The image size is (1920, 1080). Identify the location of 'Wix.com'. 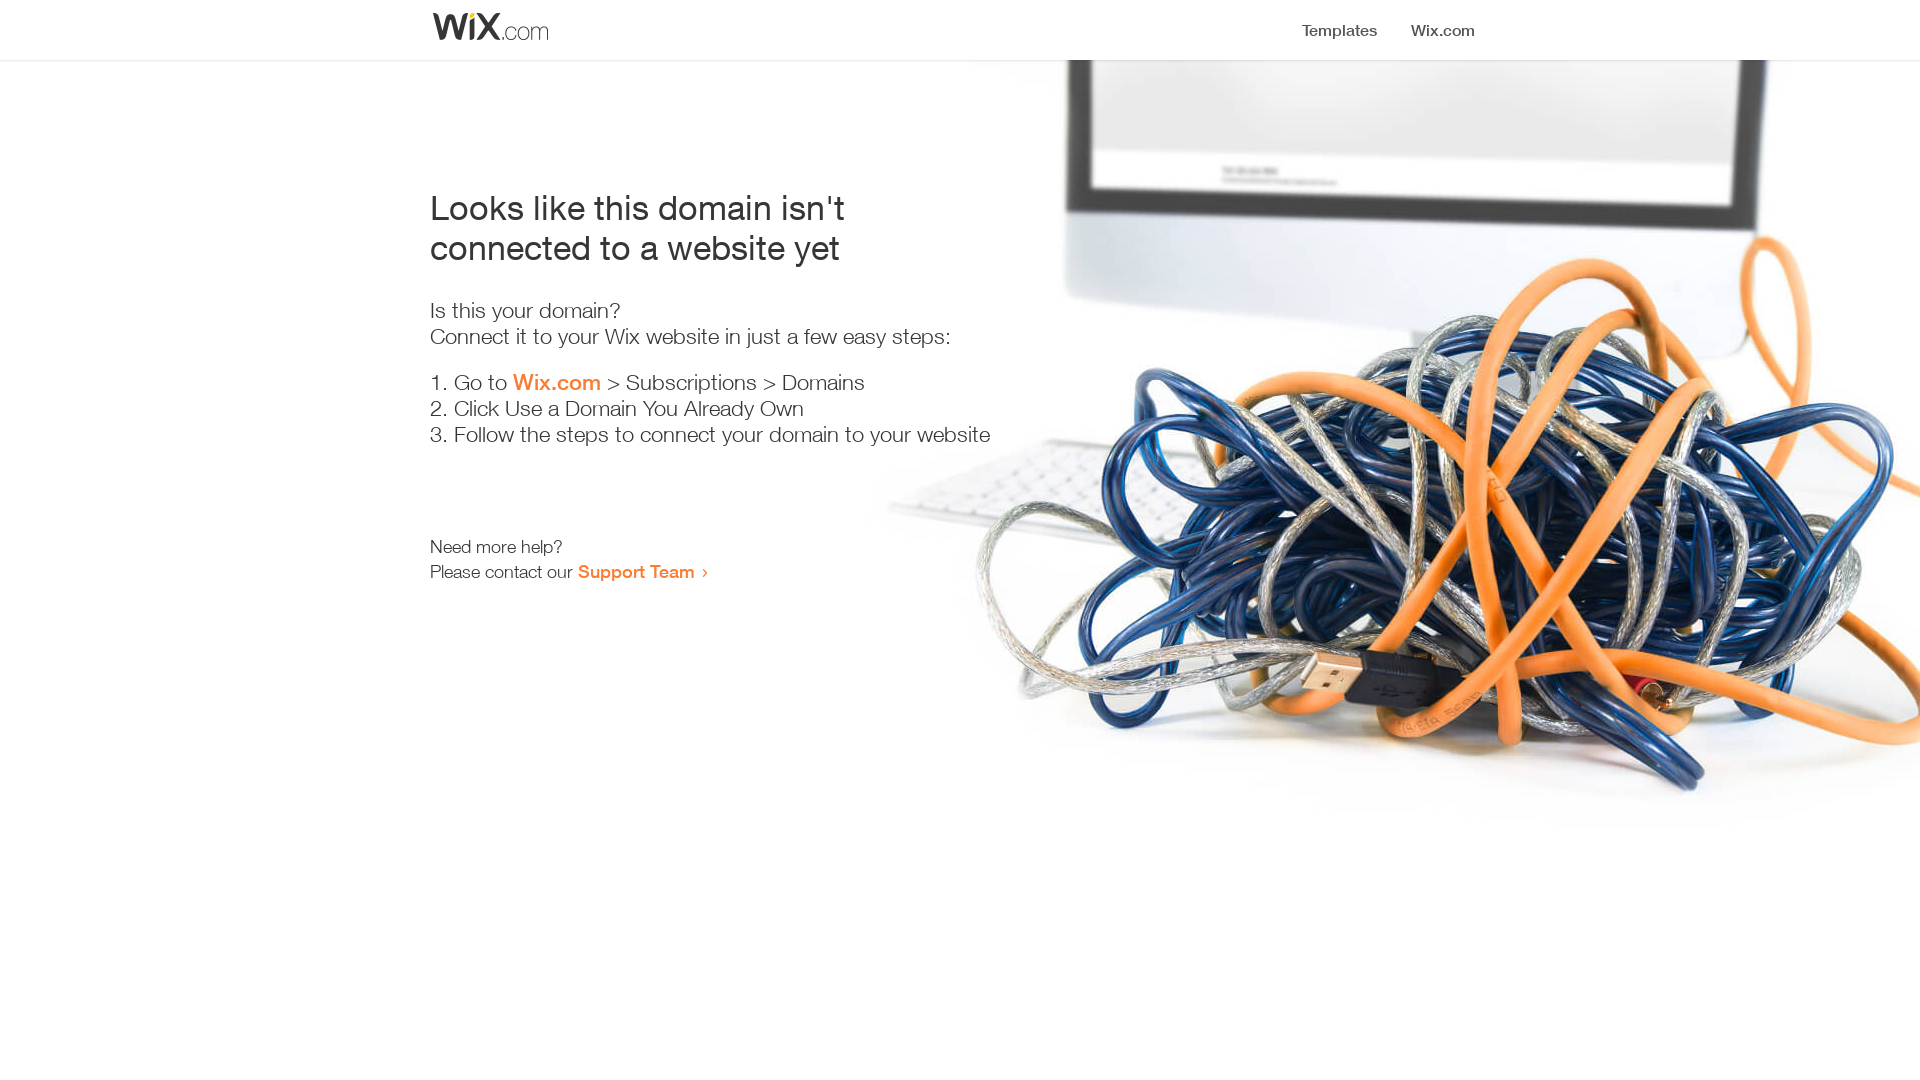
(513, 381).